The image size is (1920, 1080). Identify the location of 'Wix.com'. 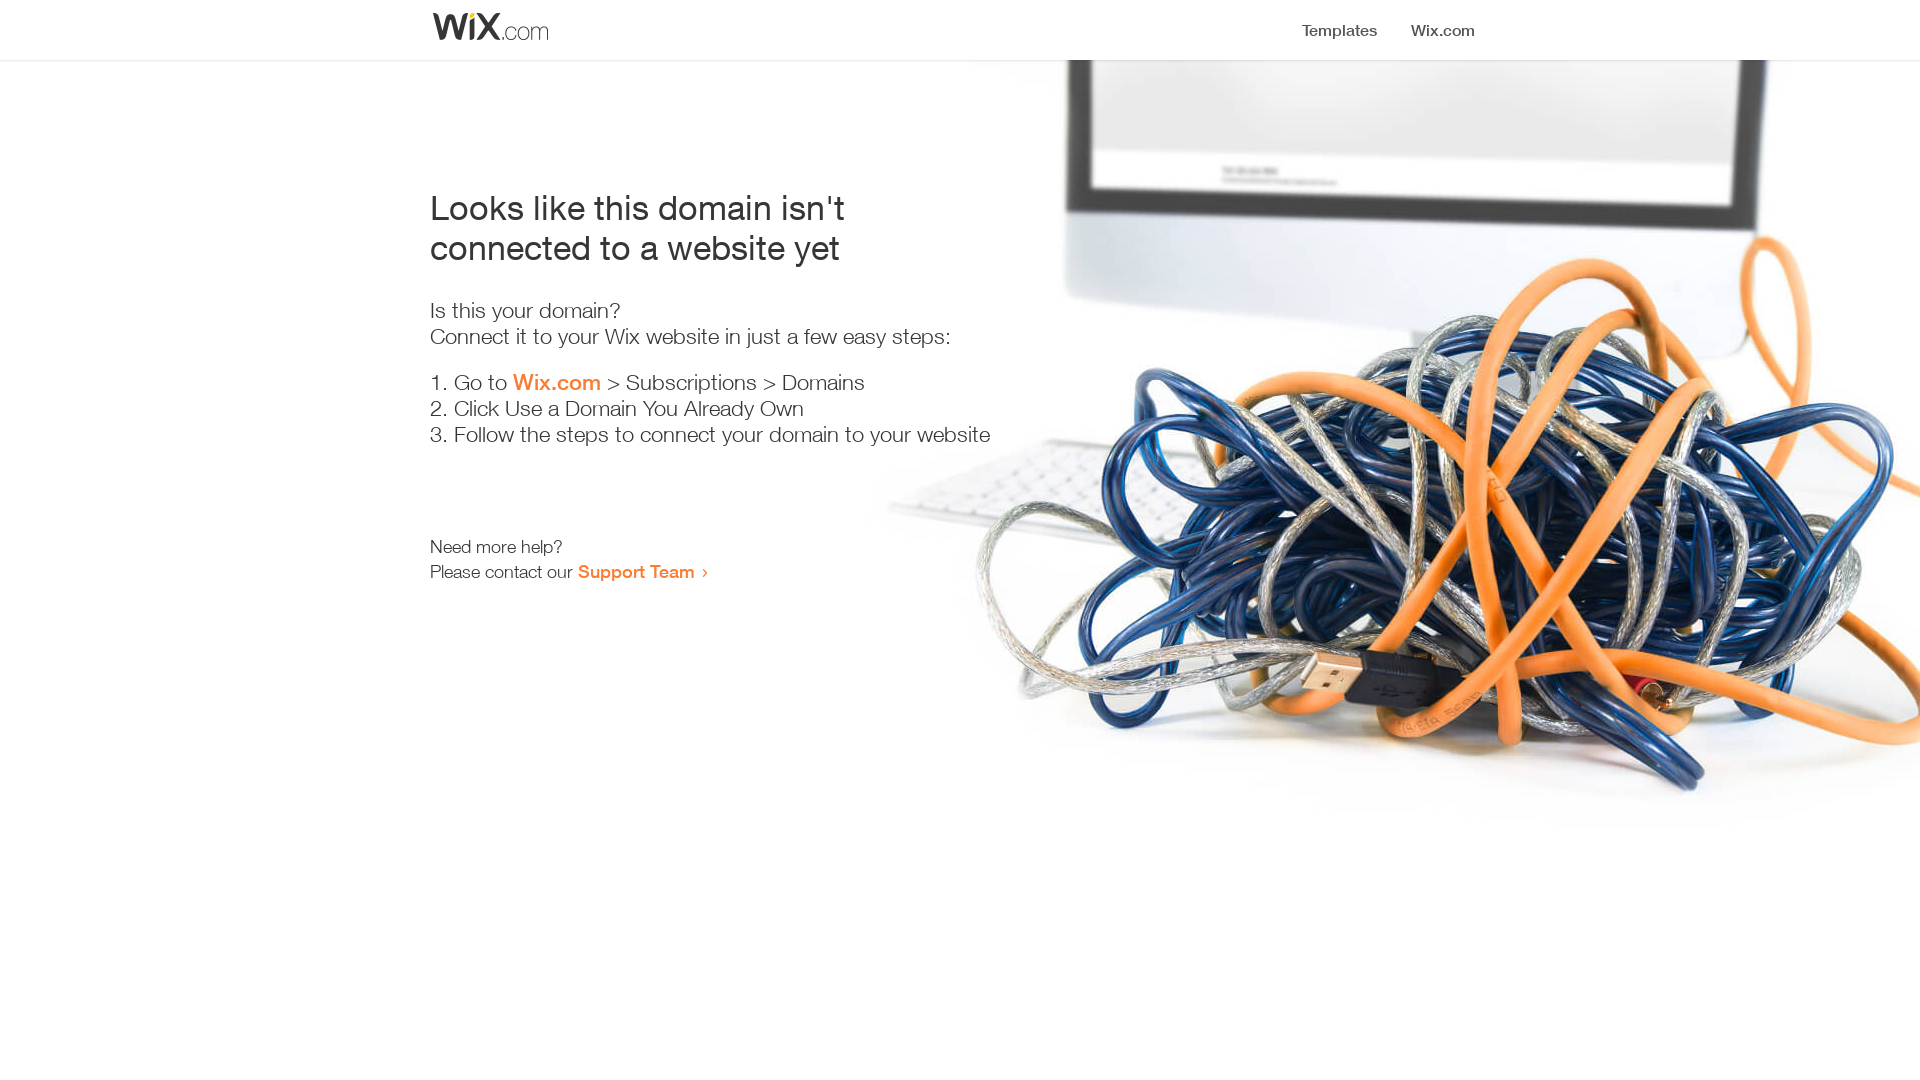
(513, 381).